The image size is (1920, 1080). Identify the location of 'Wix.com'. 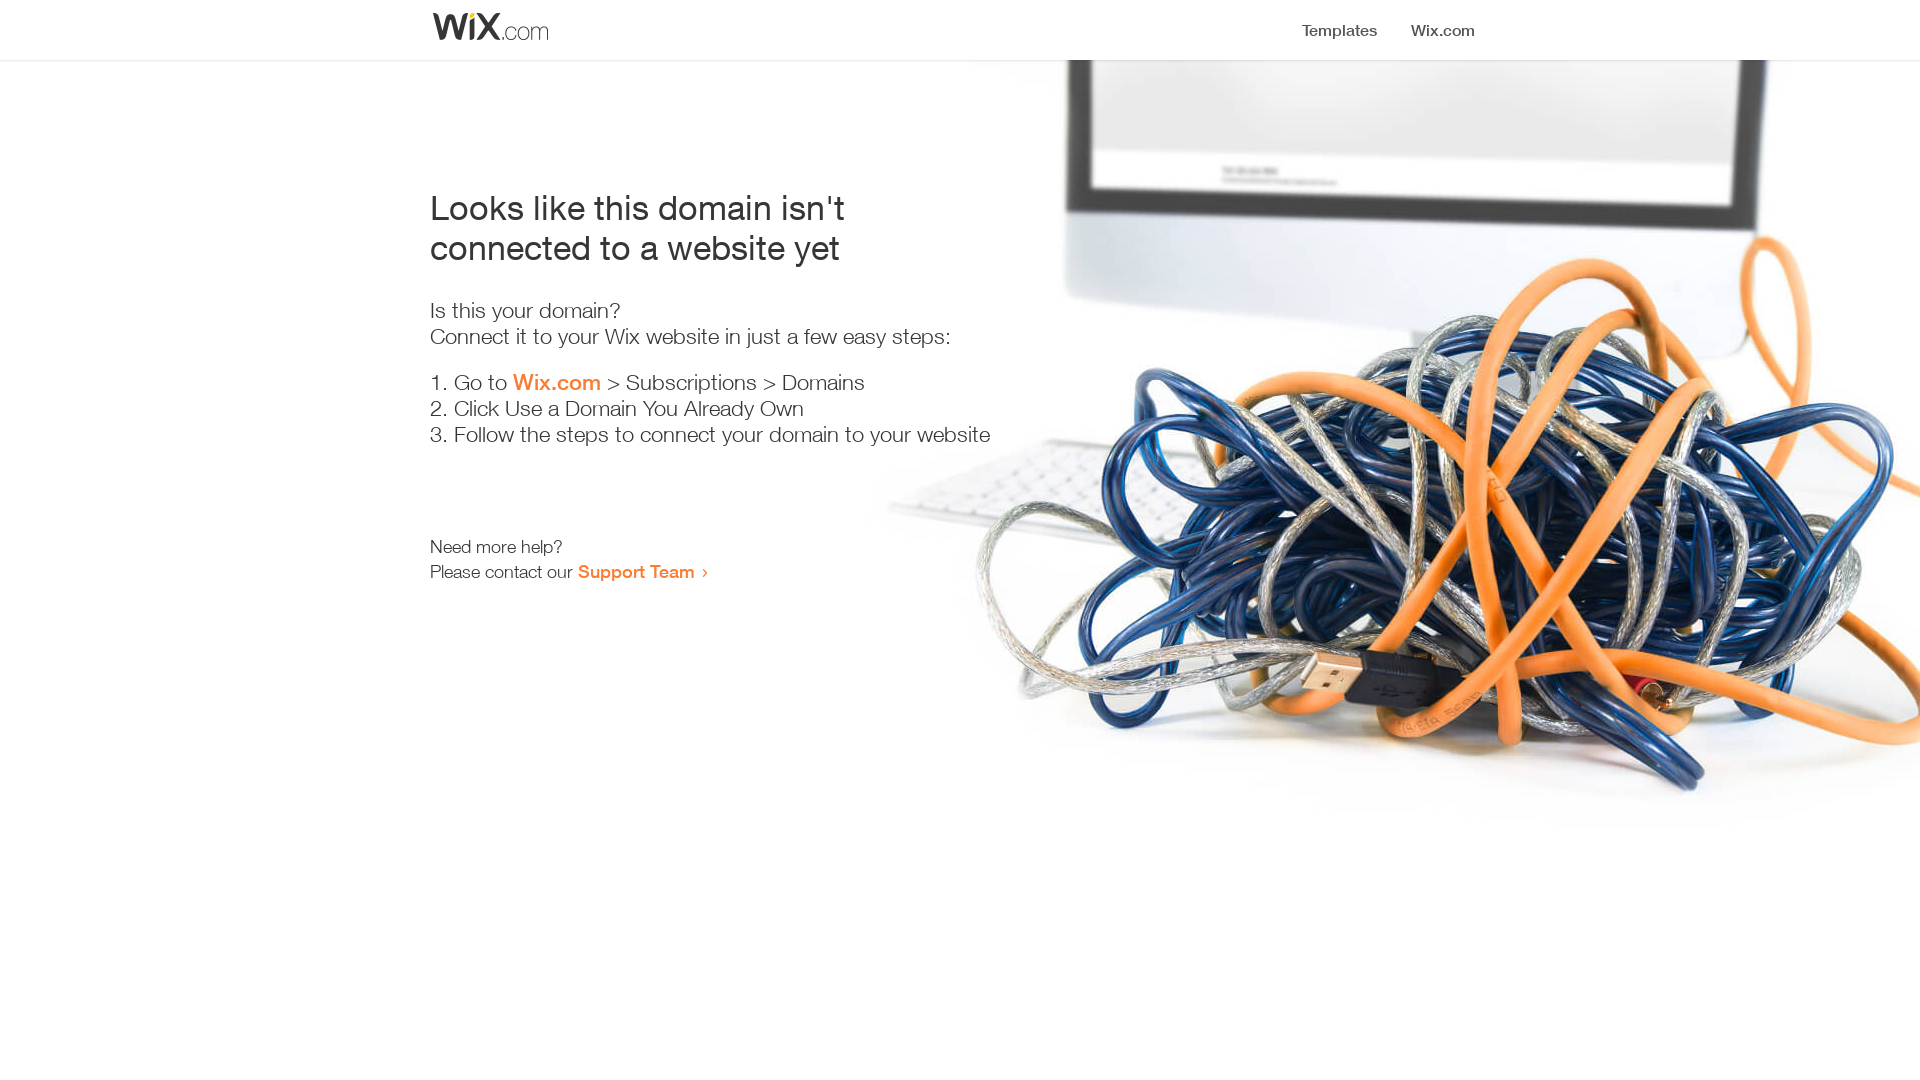
(513, 381).